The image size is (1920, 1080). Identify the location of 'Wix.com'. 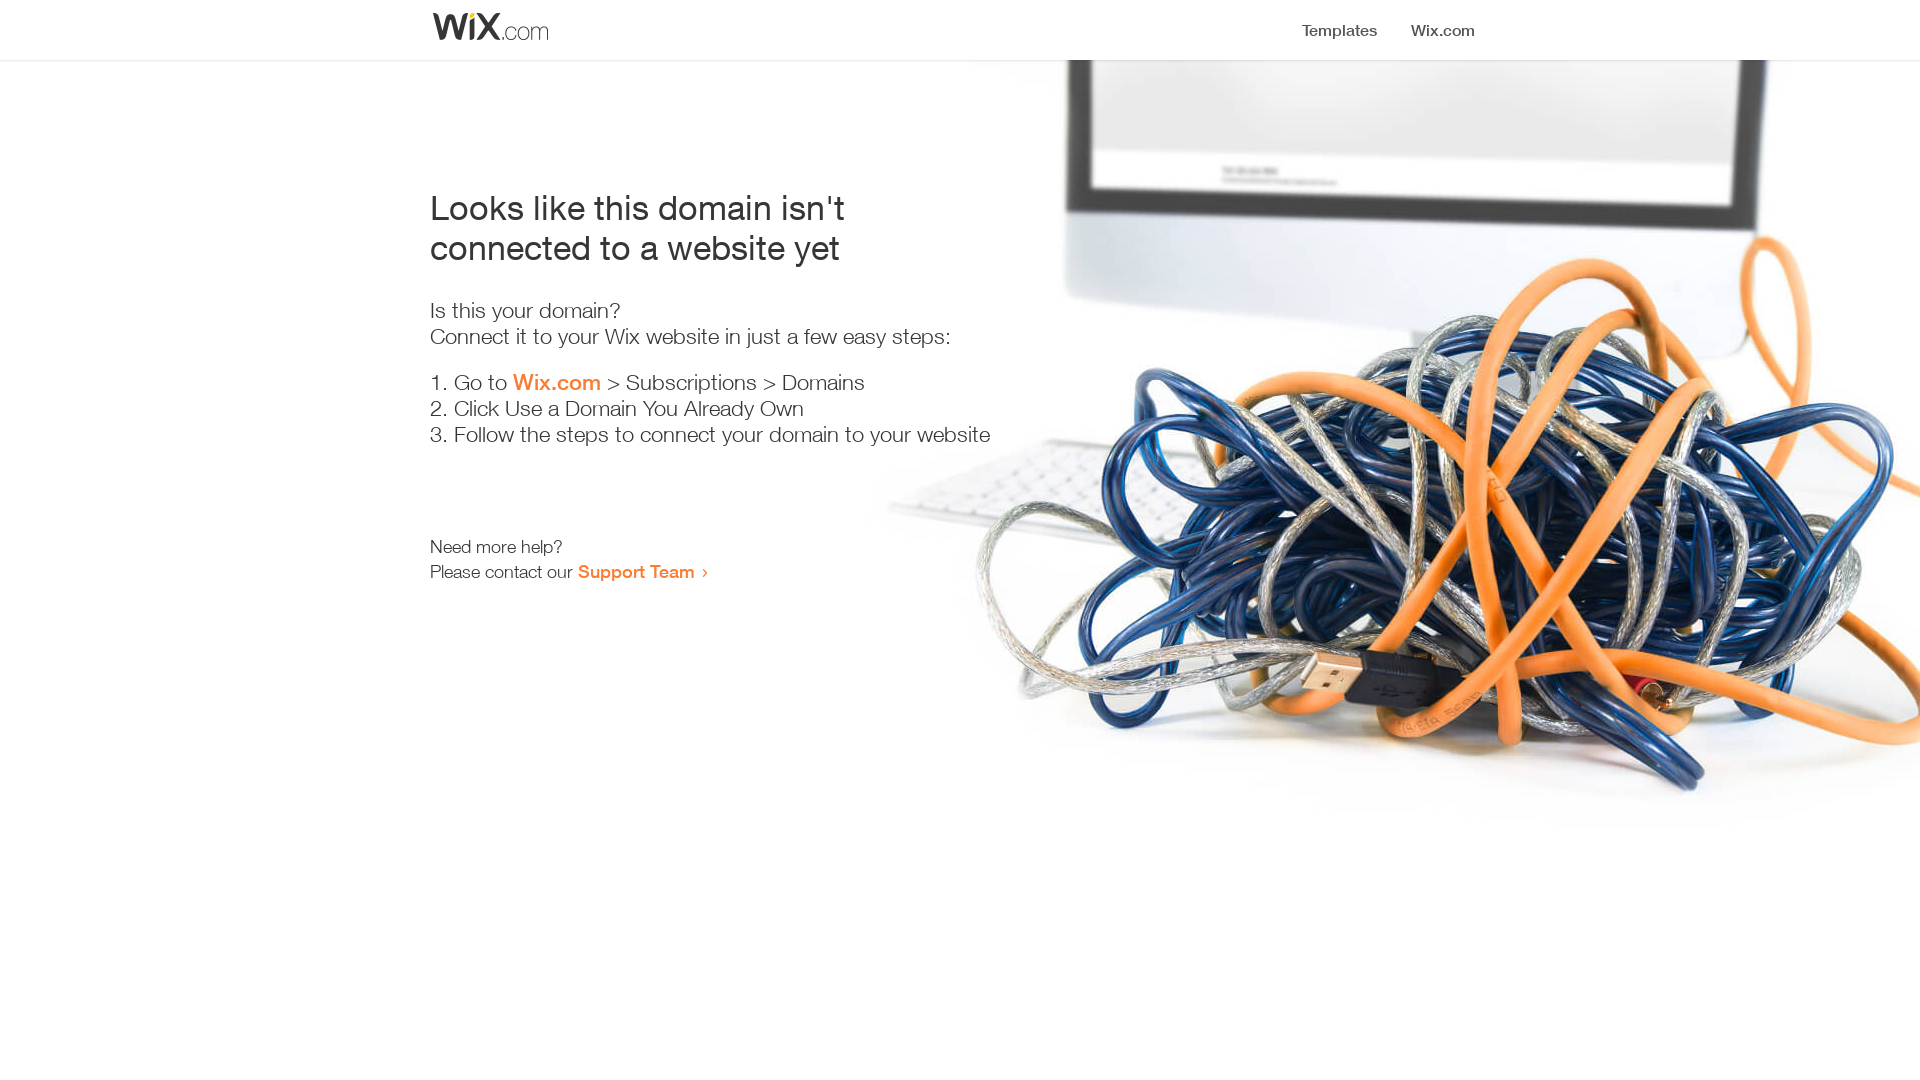
(513, 381).